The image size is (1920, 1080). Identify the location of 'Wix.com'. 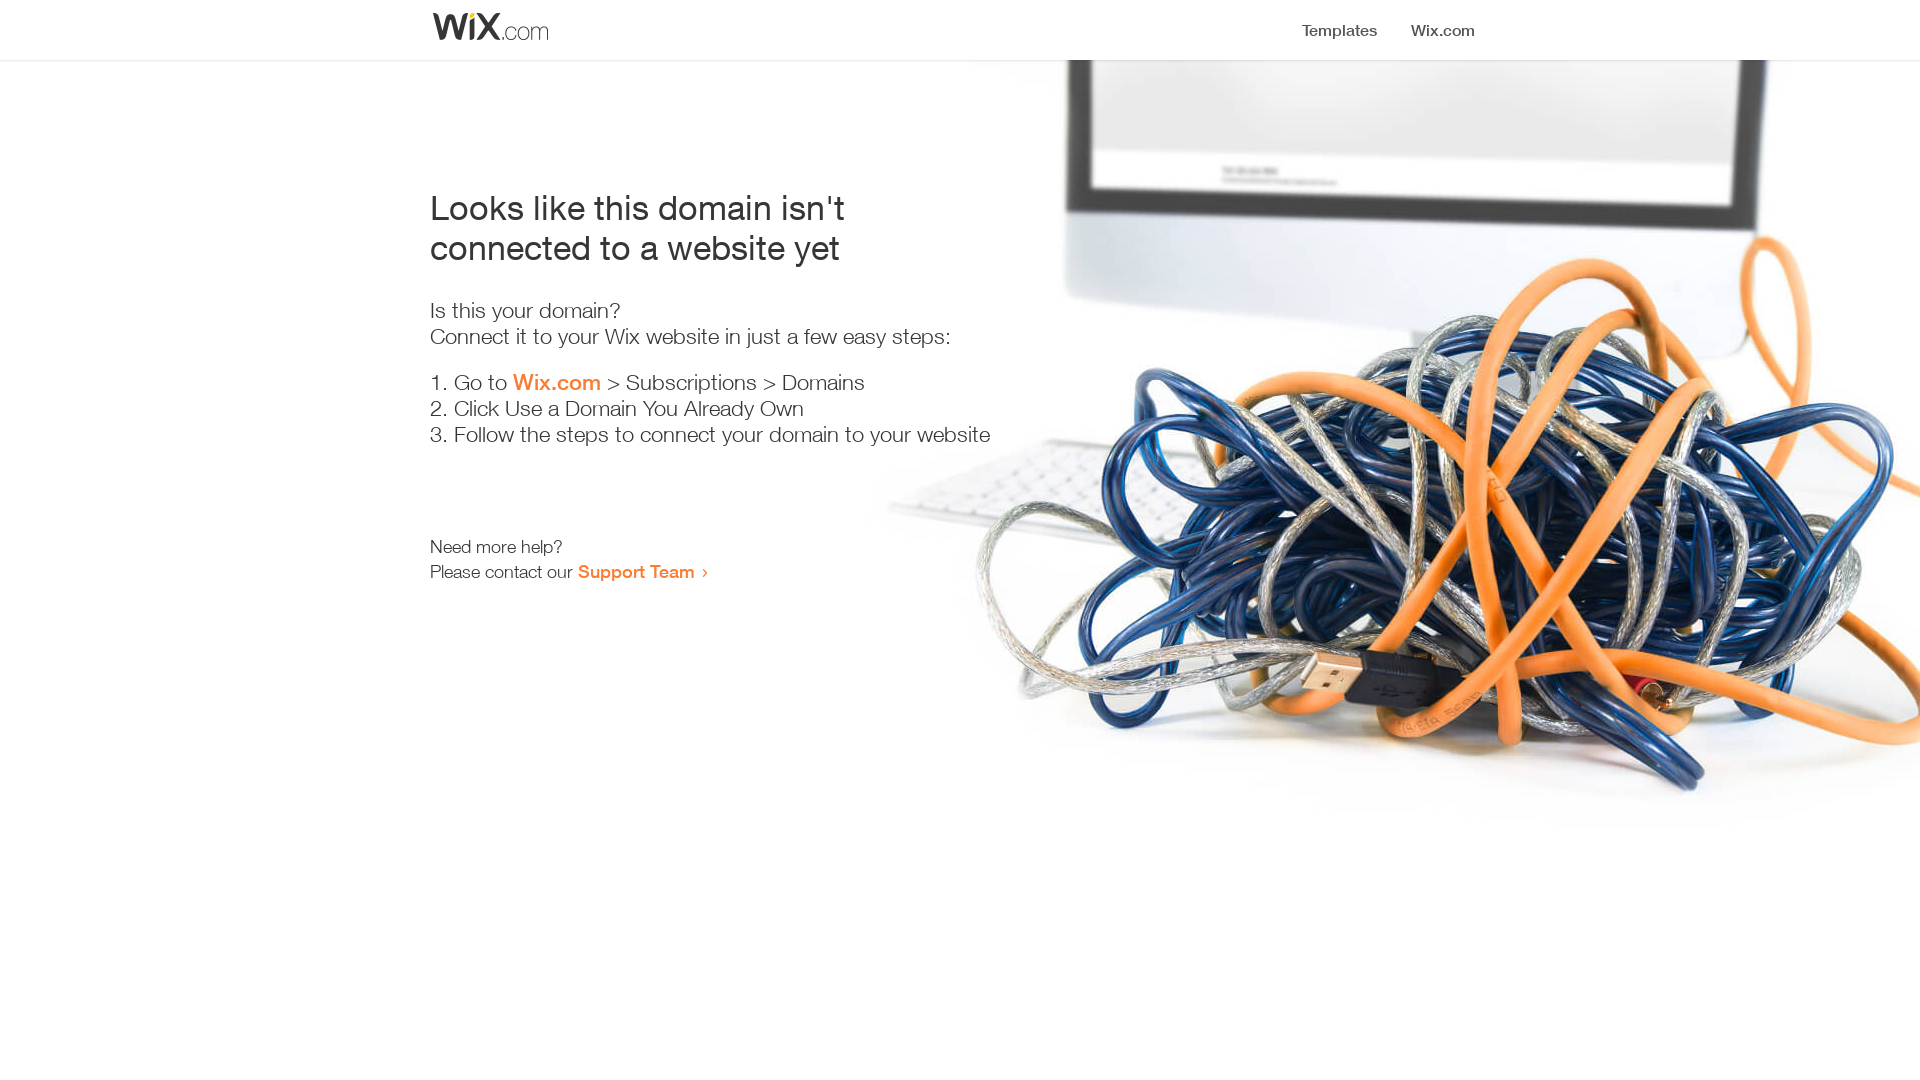
(513, 381).